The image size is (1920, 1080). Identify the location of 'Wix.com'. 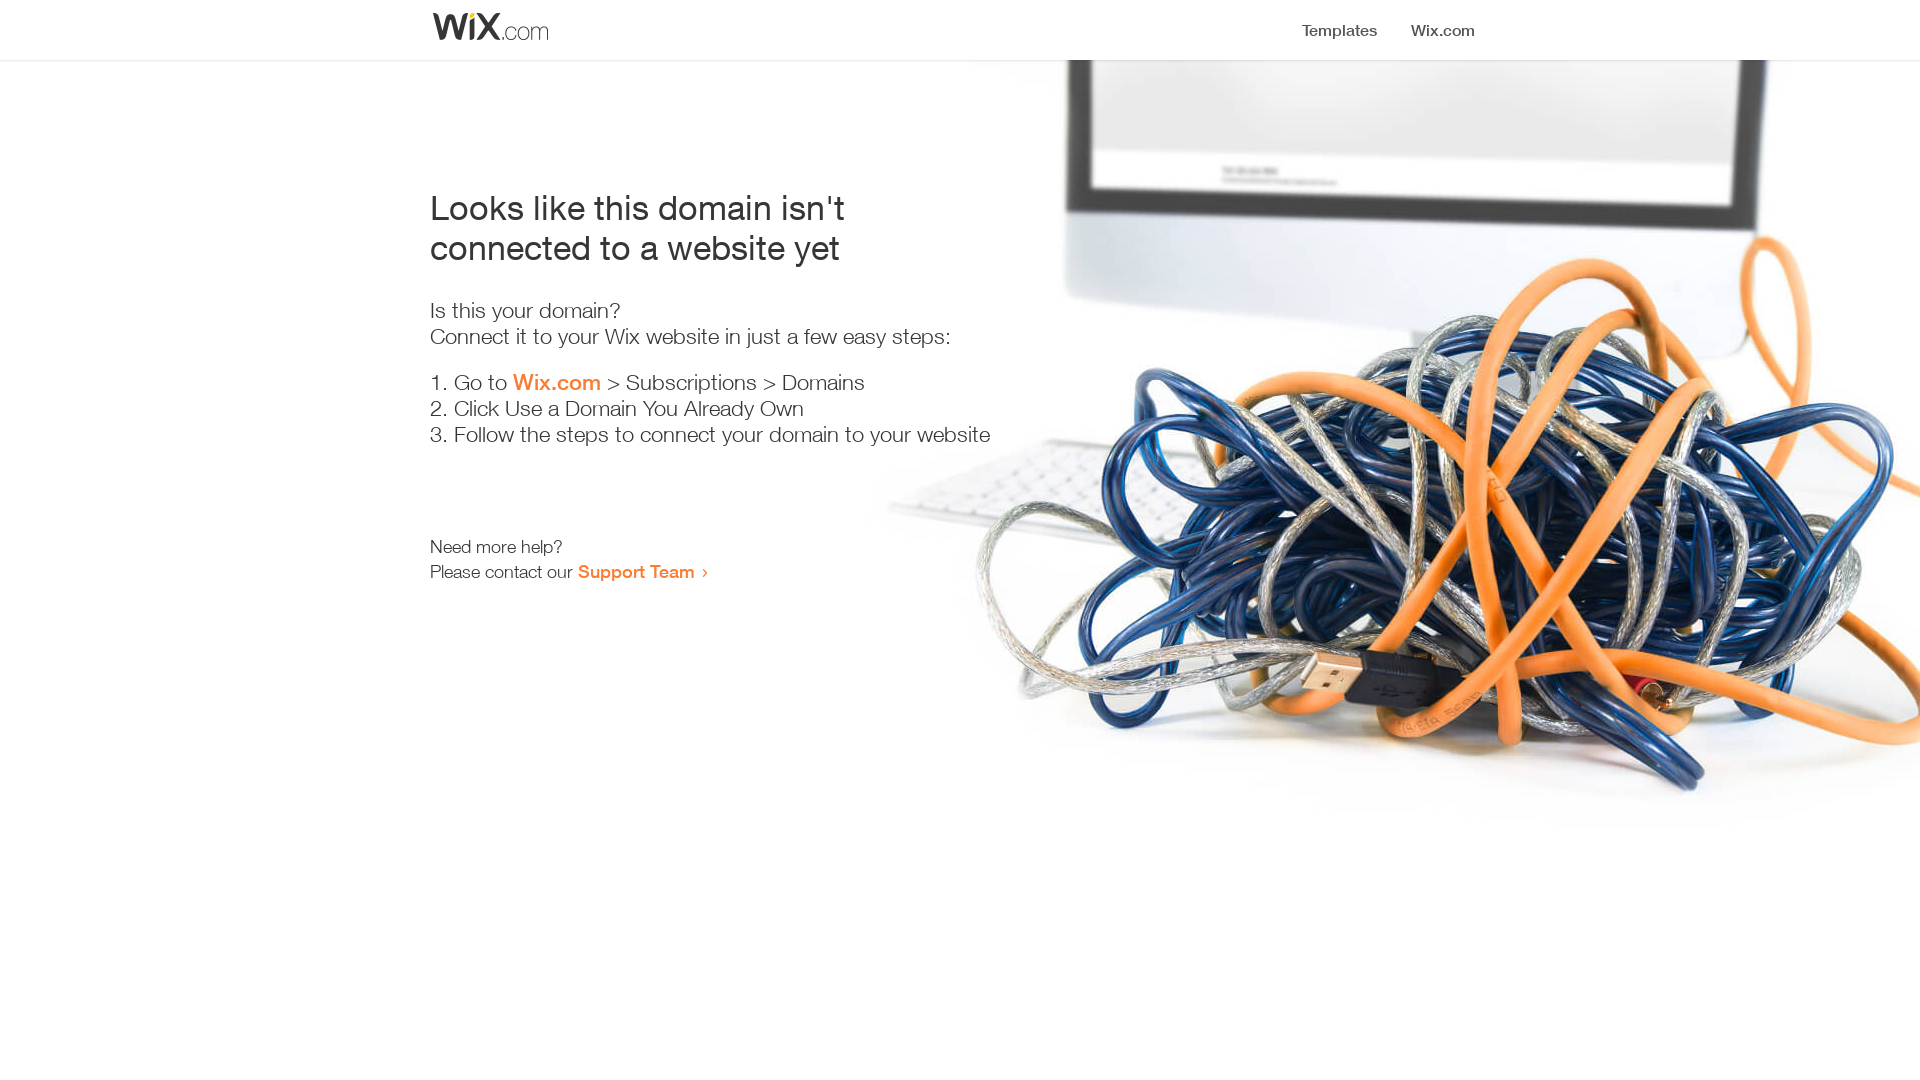
(513, 381).